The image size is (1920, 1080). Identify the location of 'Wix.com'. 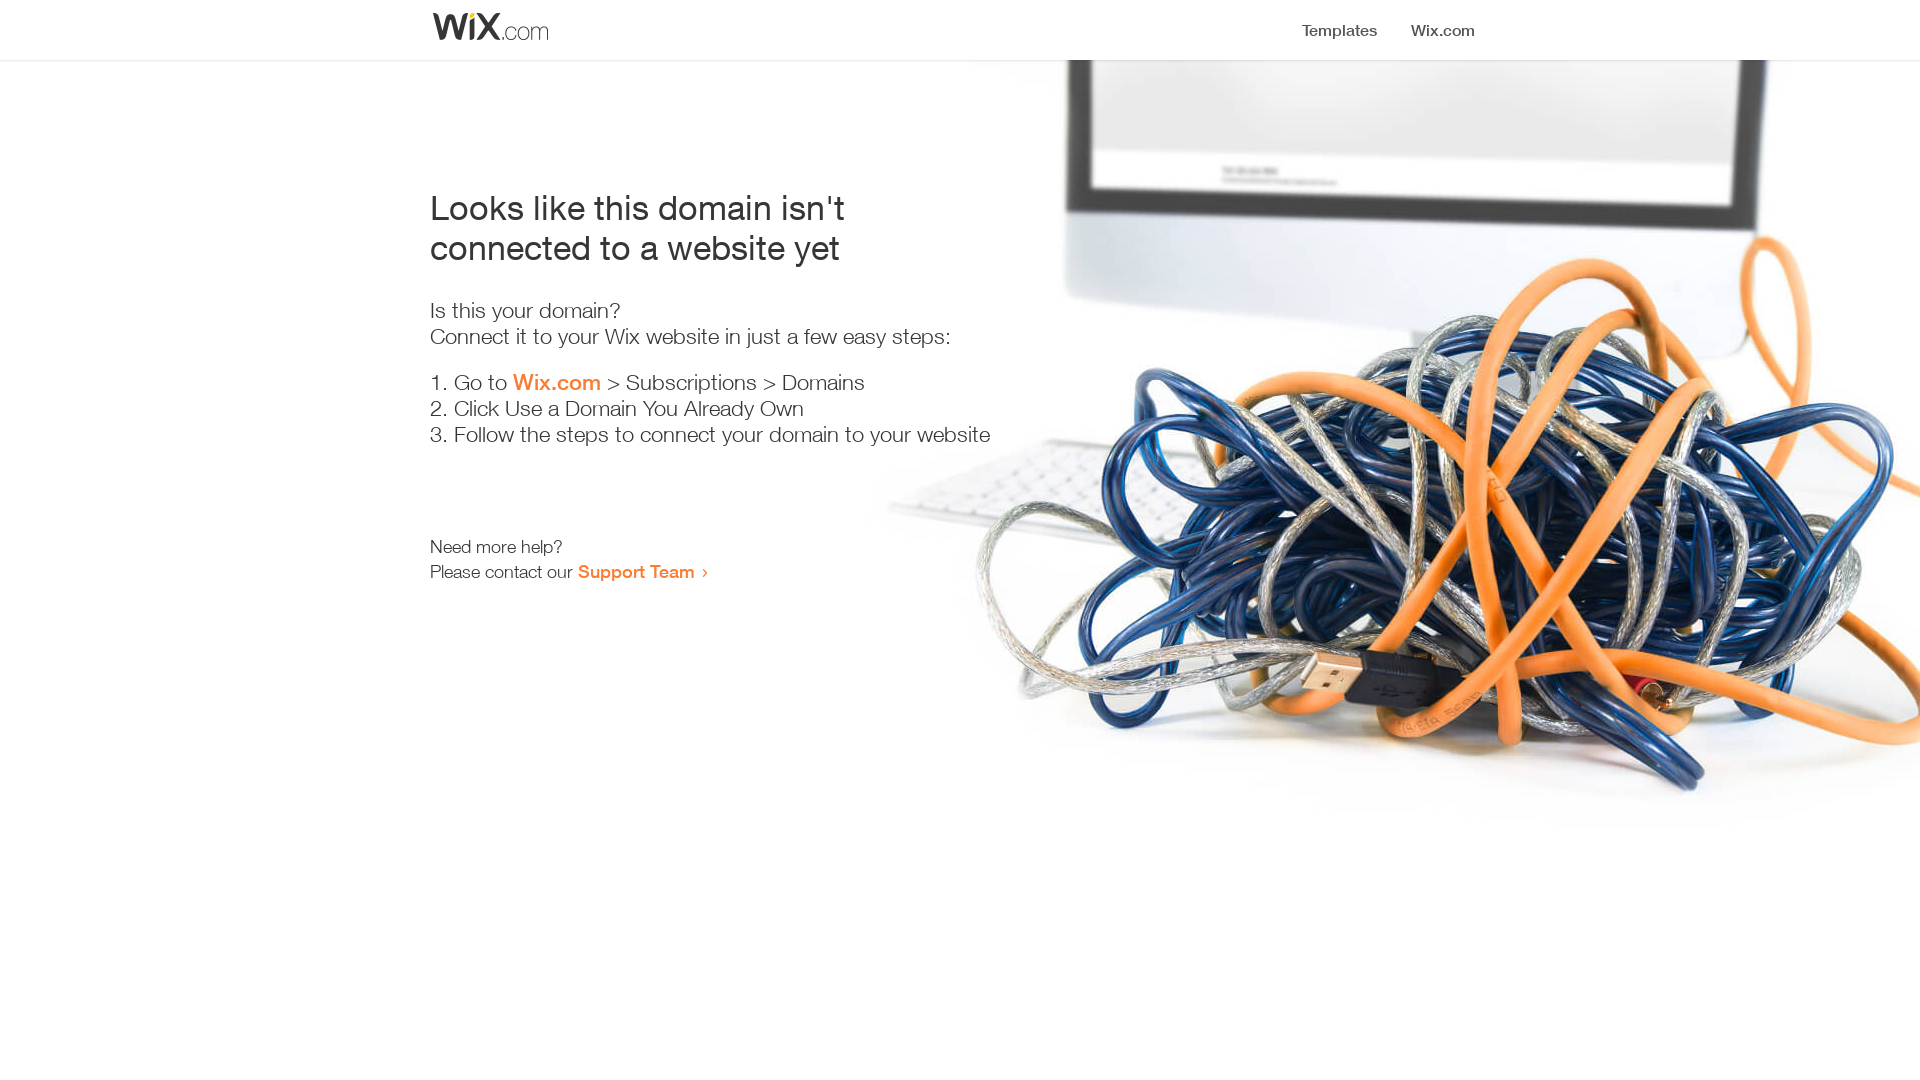
(513, 381).